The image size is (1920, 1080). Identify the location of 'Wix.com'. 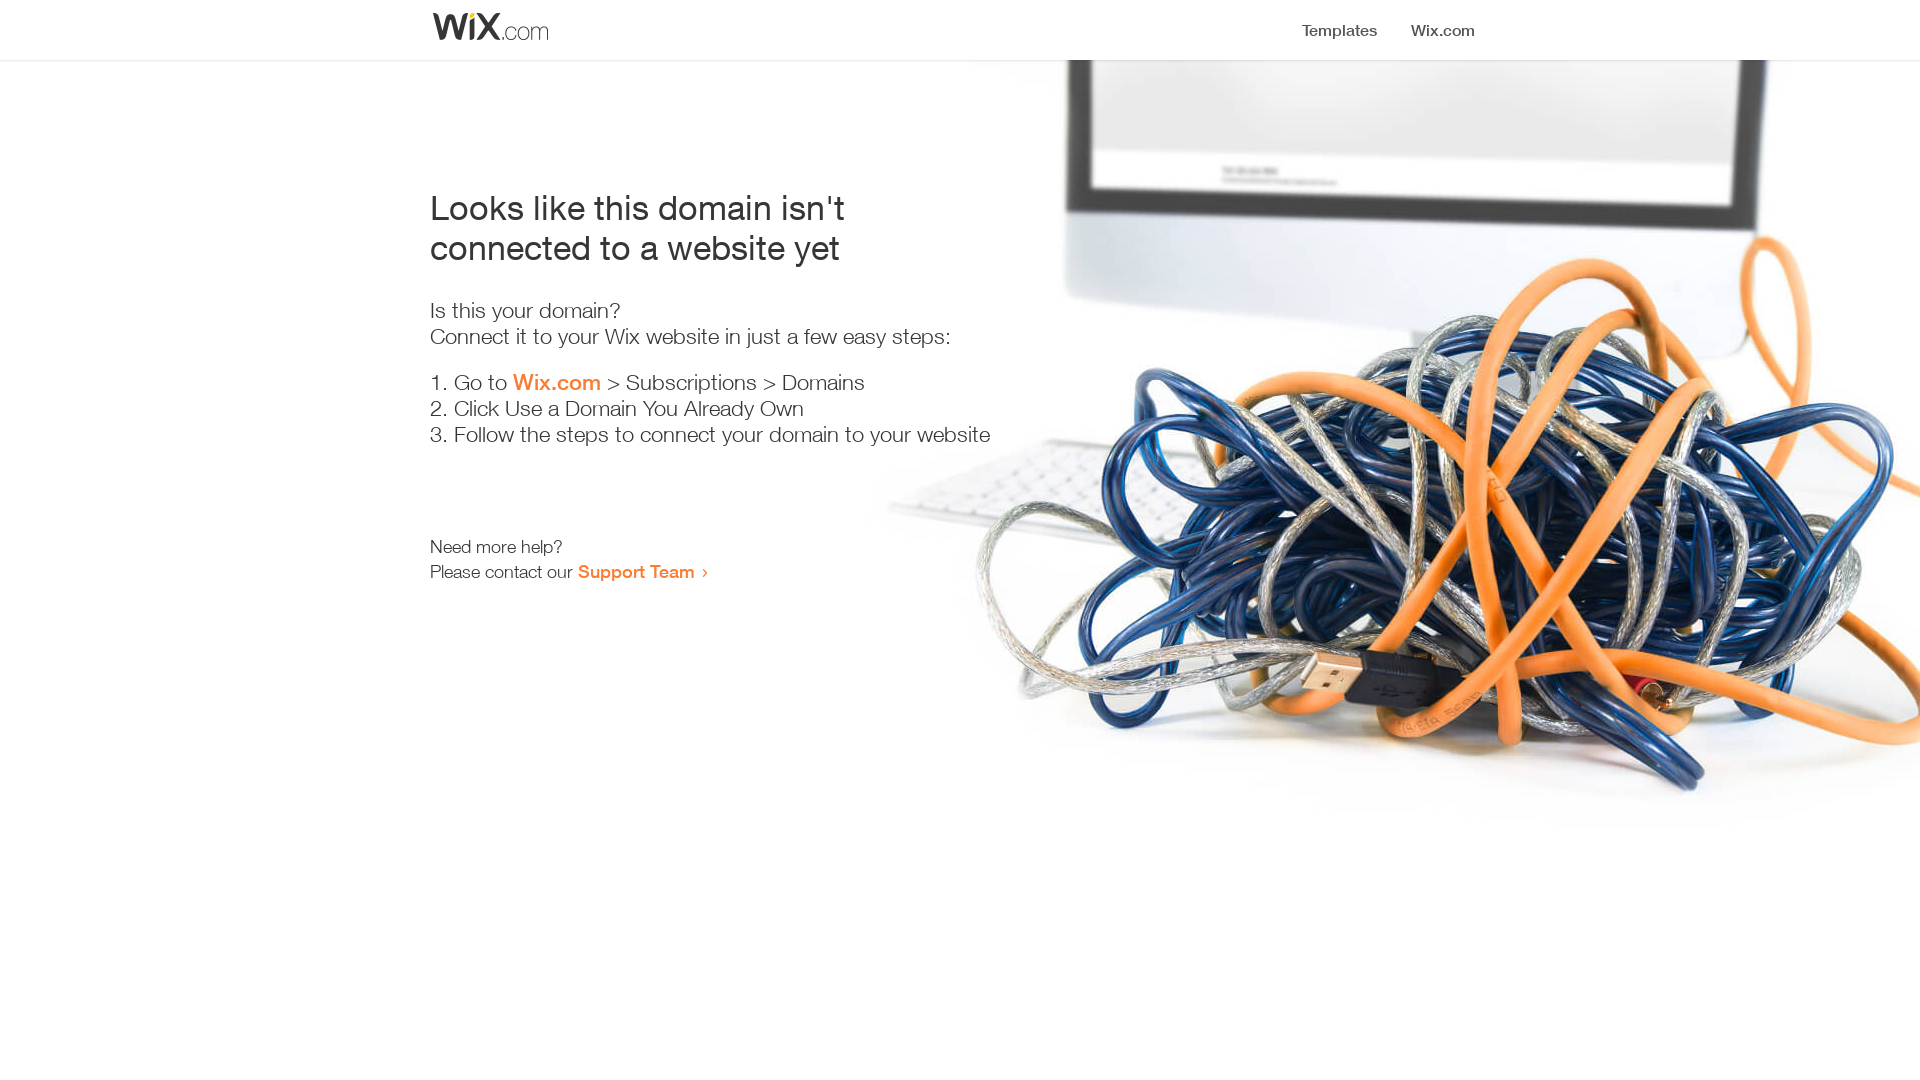
(513, 381).